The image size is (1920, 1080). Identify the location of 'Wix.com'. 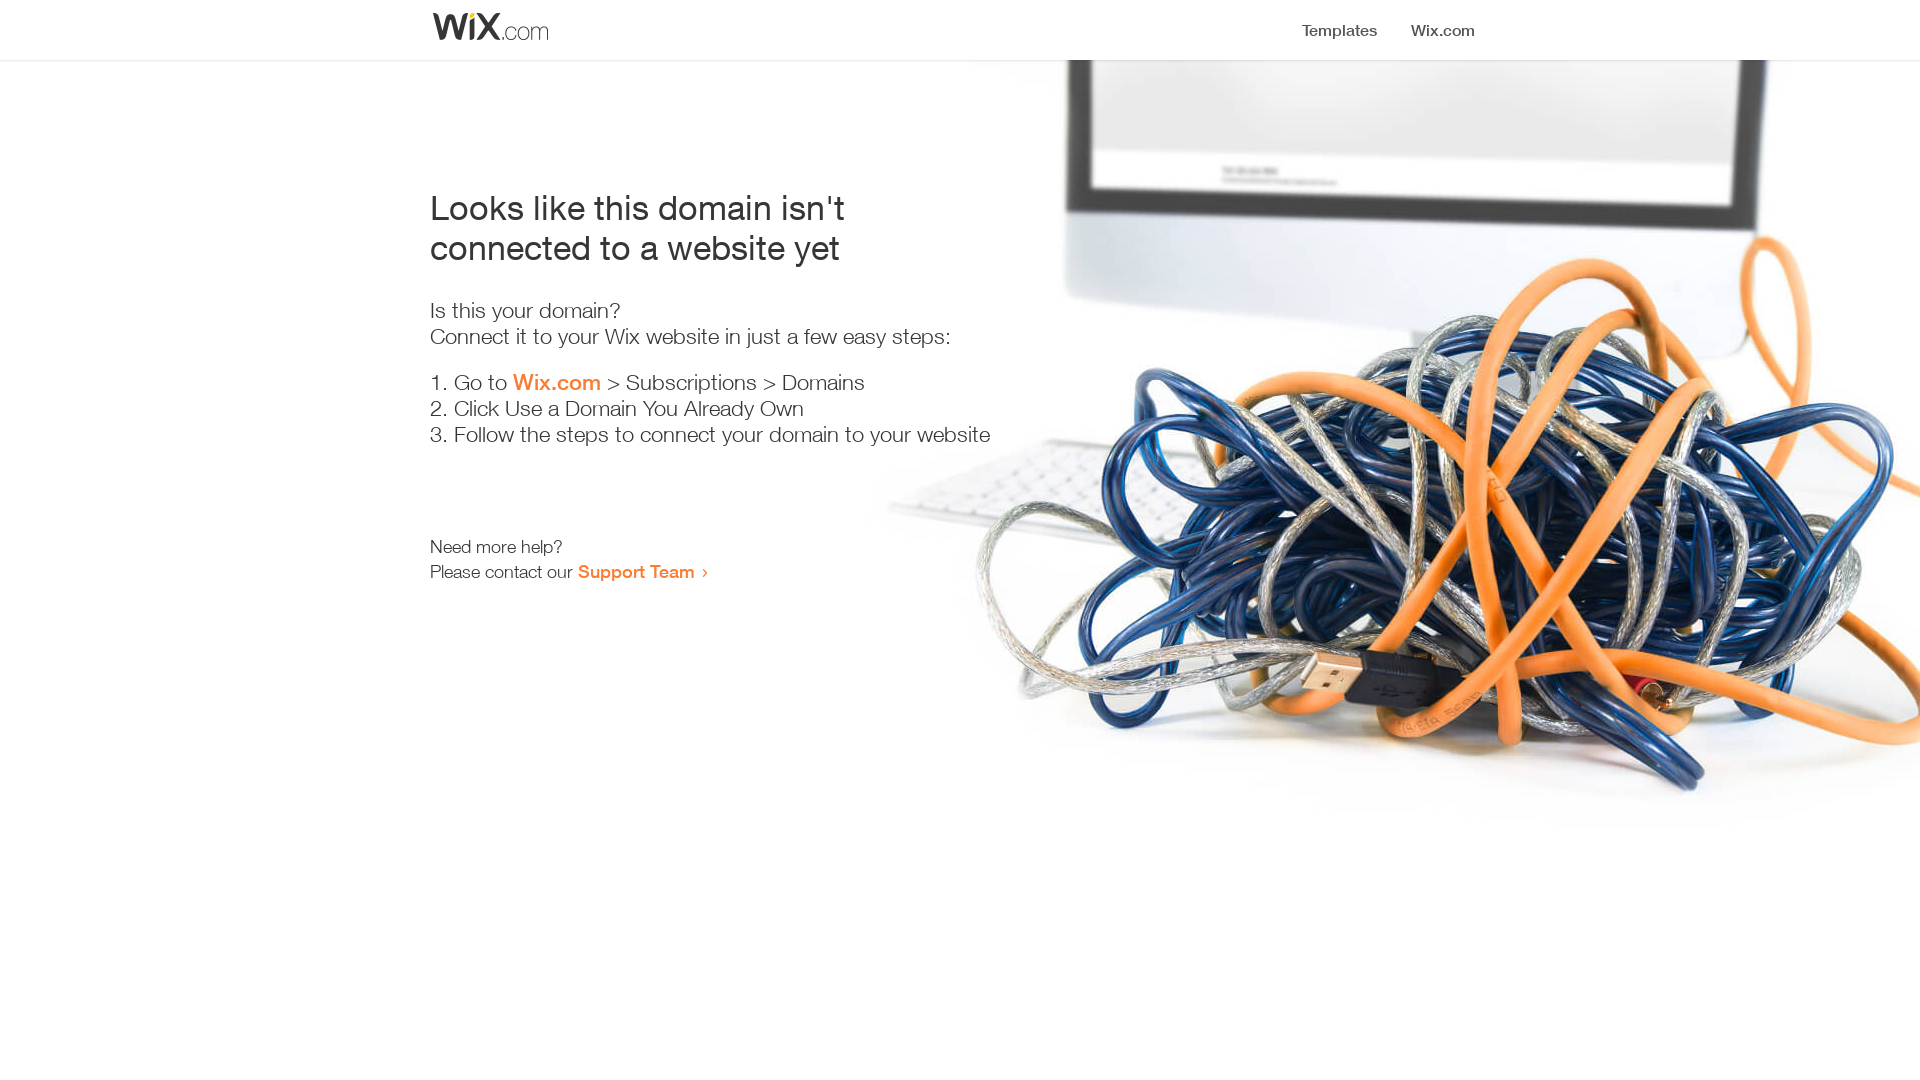
(513, 381).